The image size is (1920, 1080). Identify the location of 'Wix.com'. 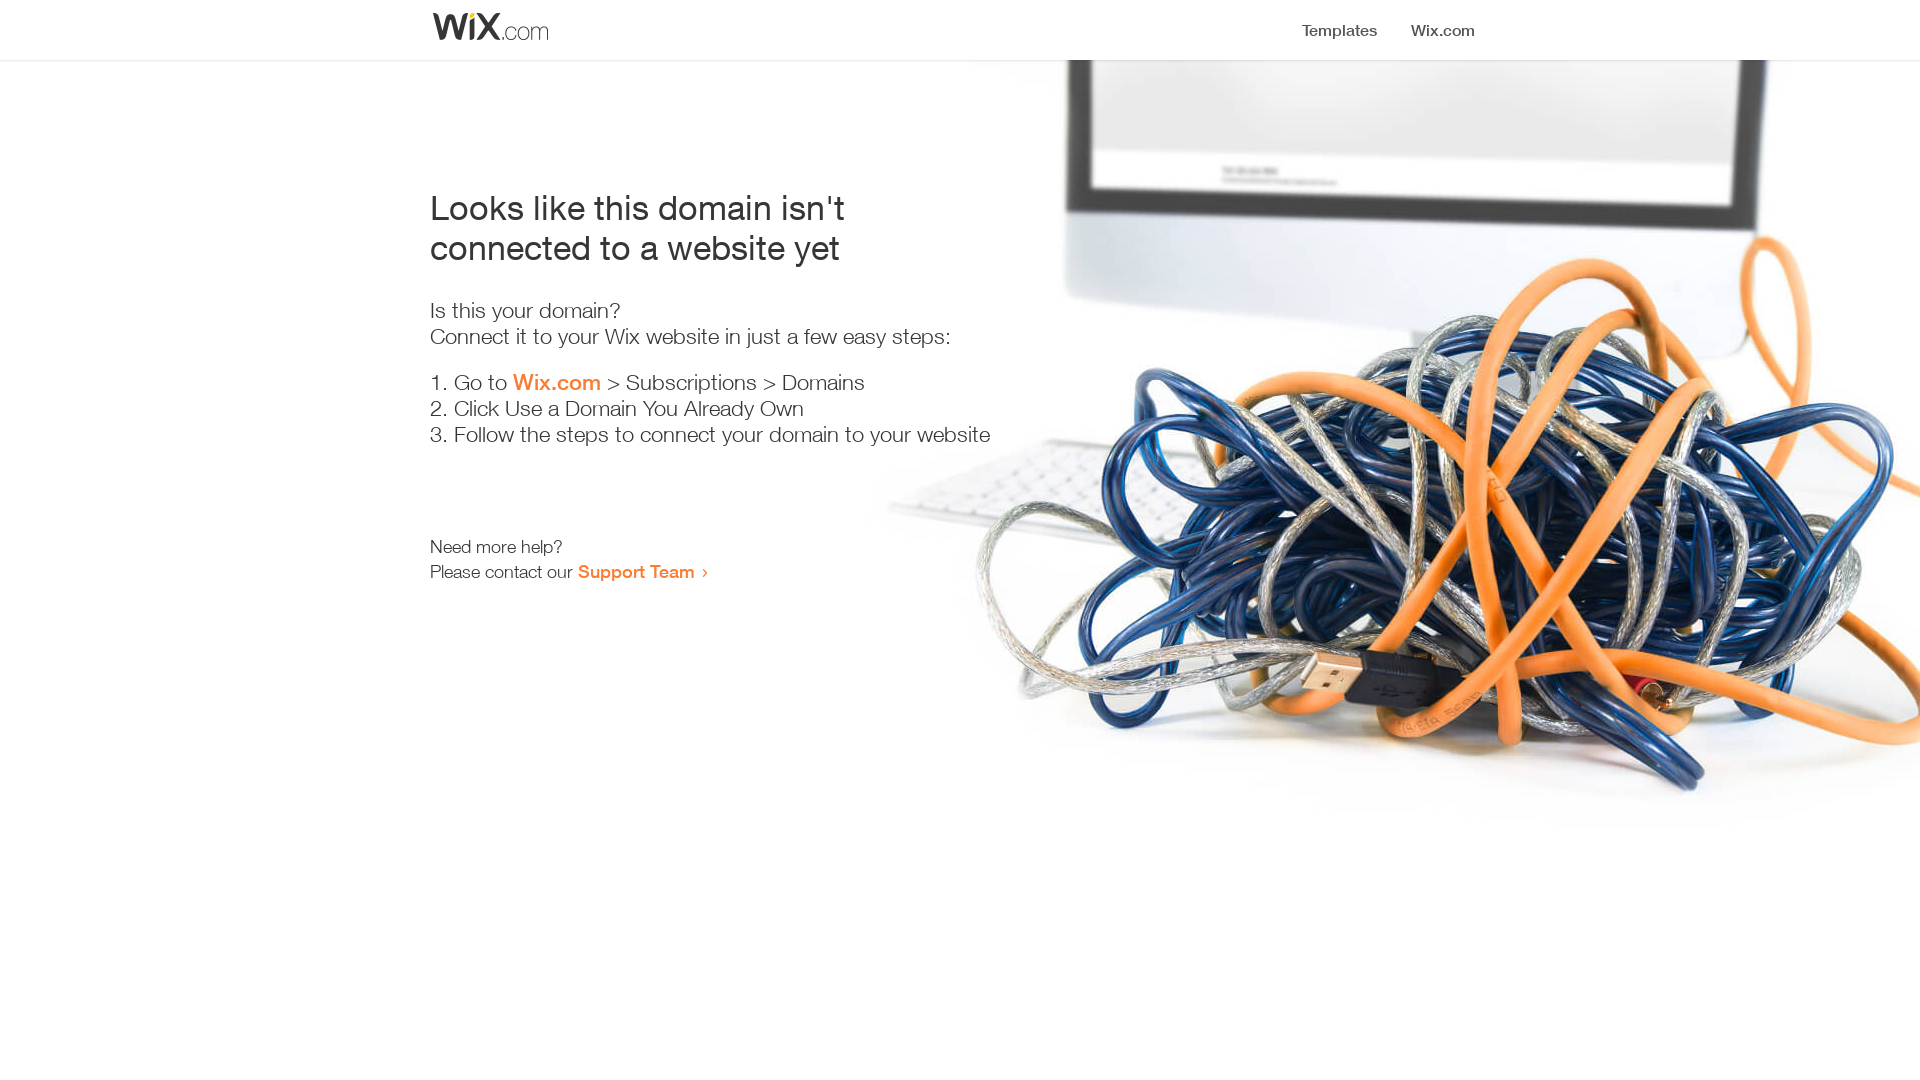
(513, 381).